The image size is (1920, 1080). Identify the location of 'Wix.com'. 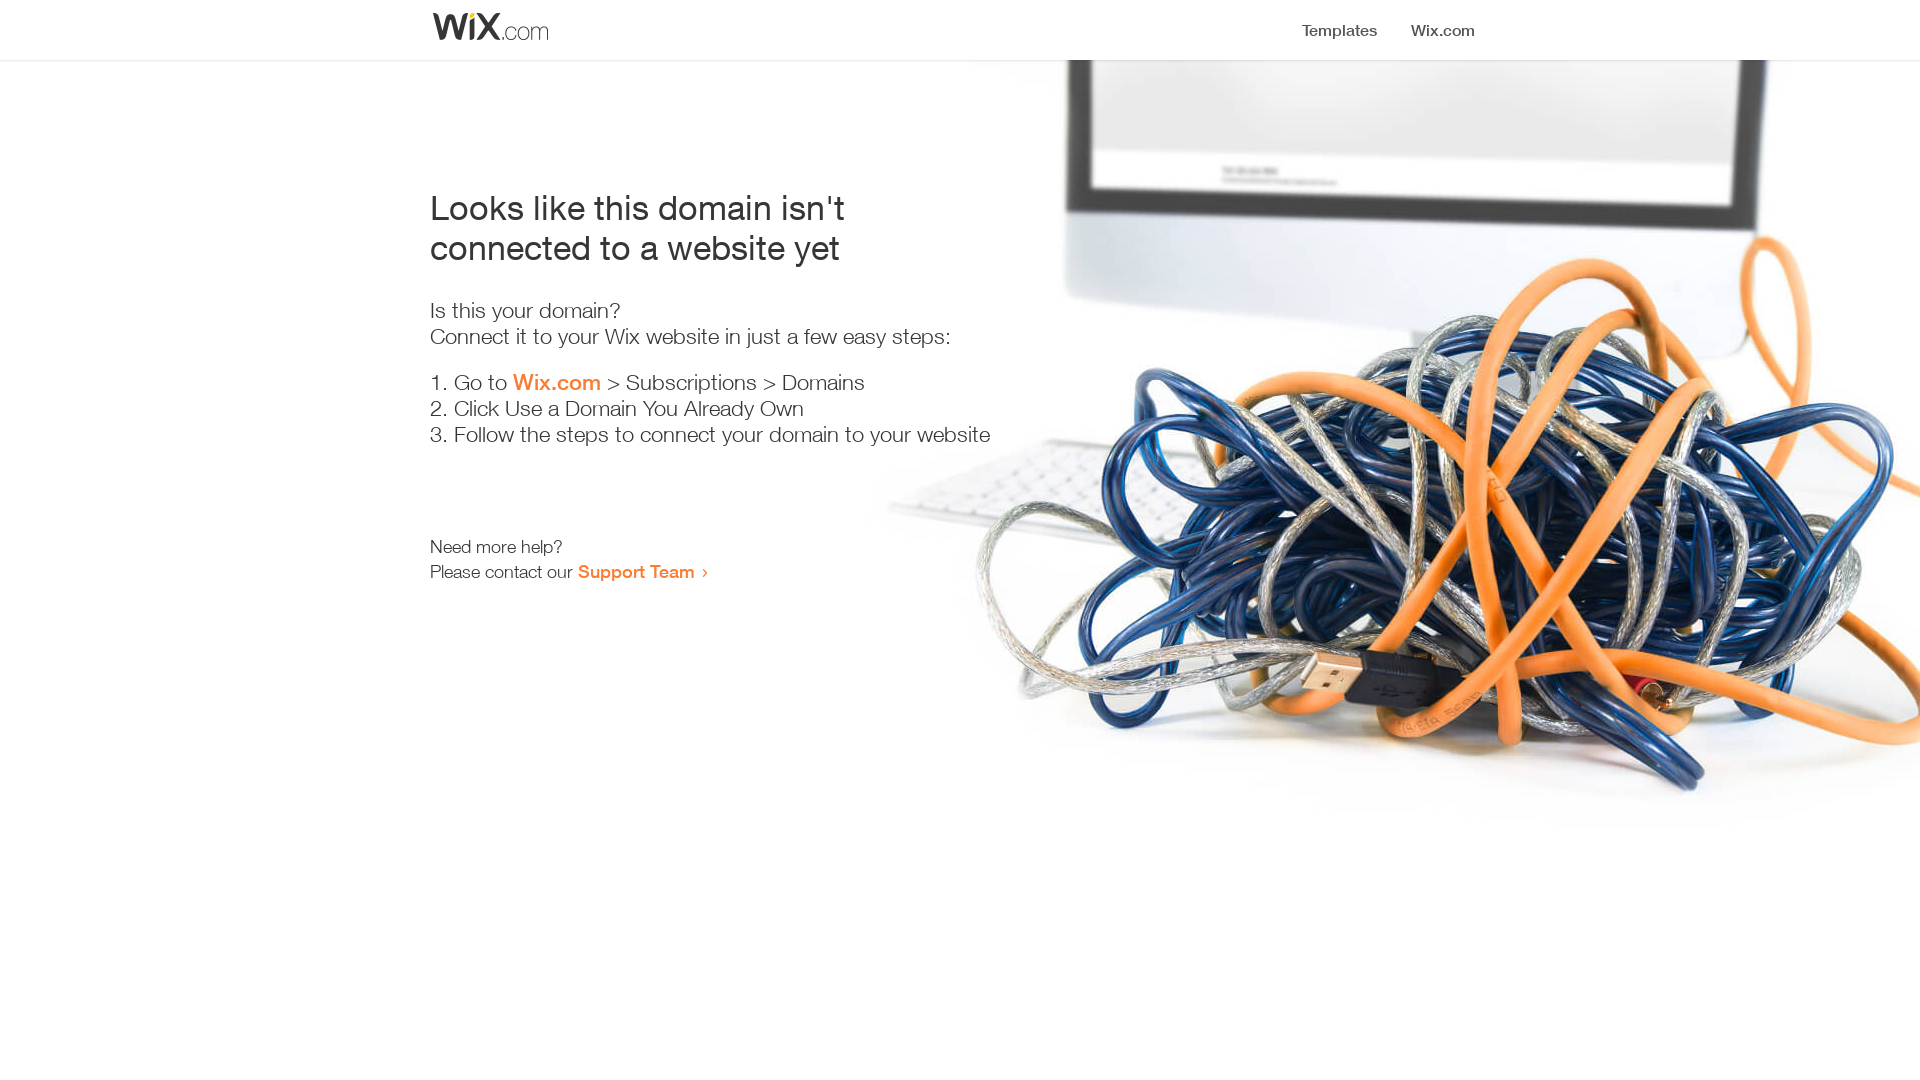
(513, 381).